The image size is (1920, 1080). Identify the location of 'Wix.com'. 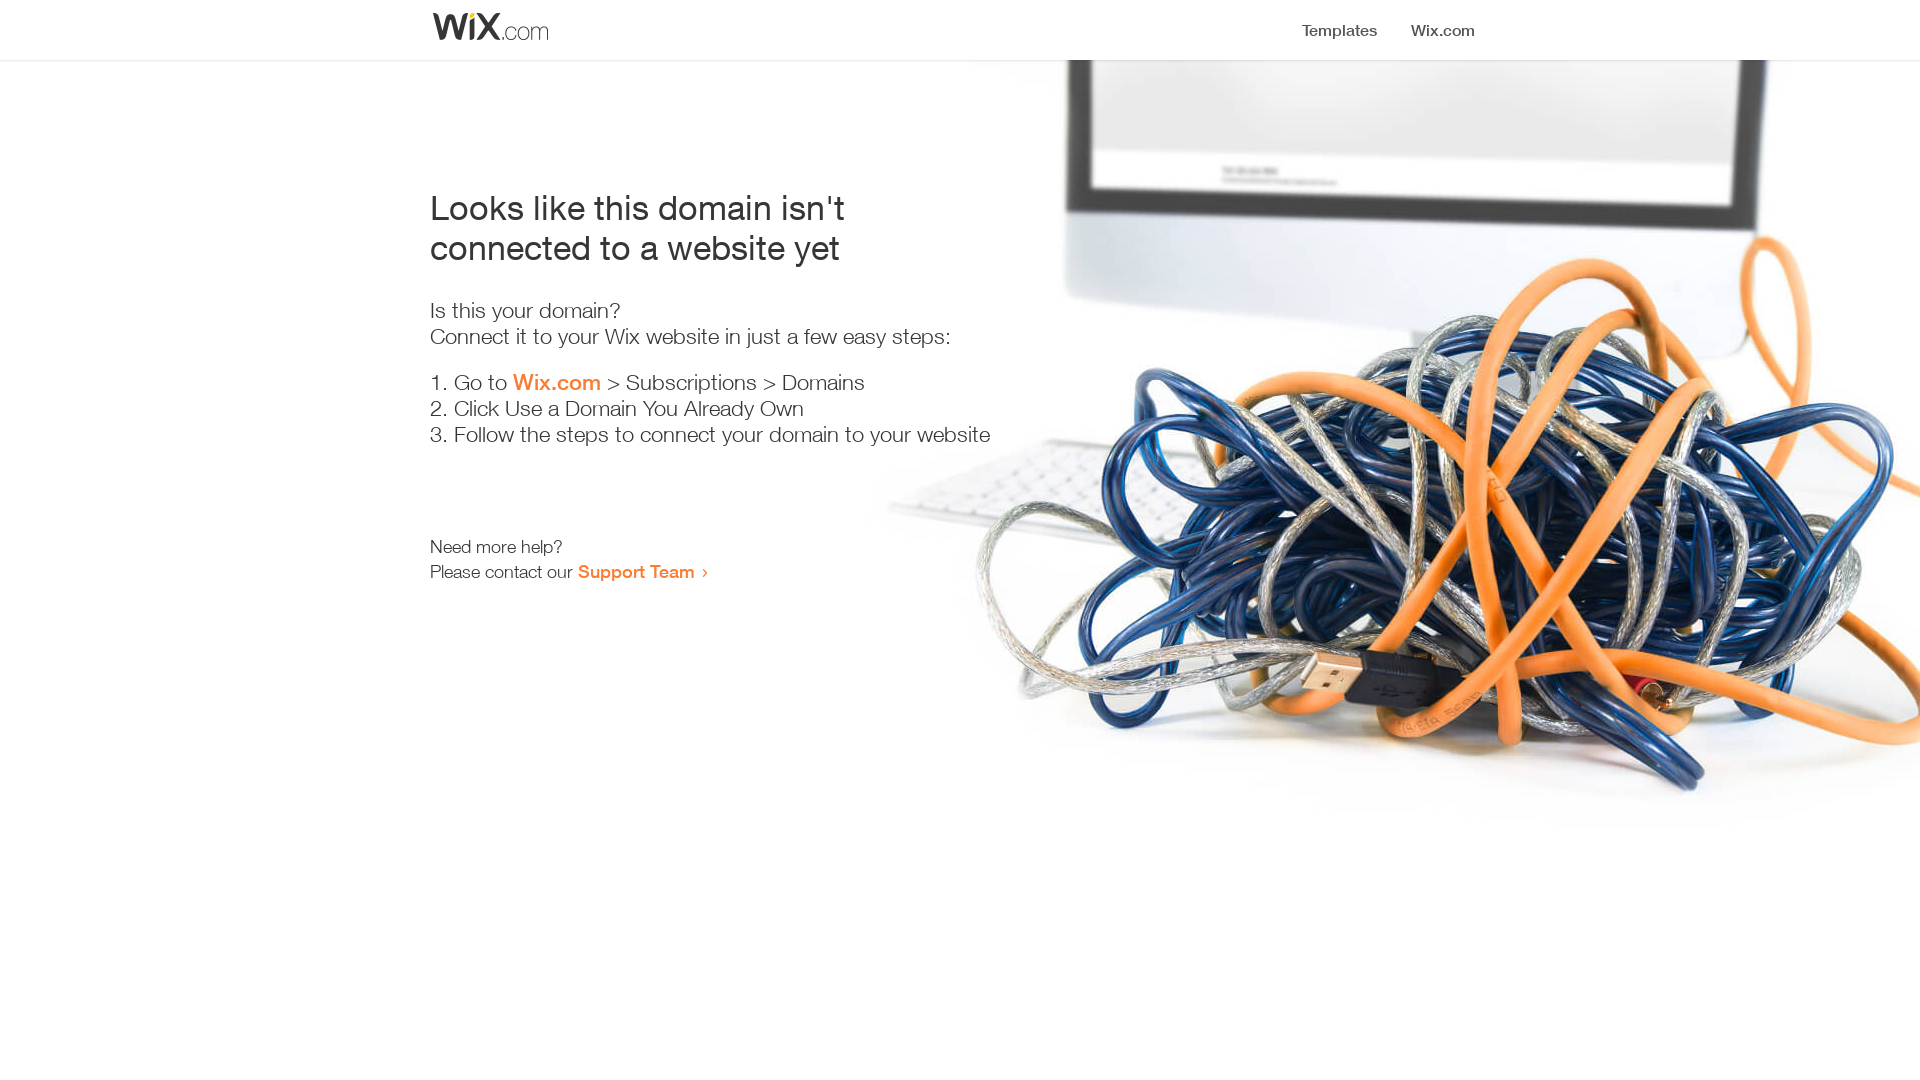
(513, 381).